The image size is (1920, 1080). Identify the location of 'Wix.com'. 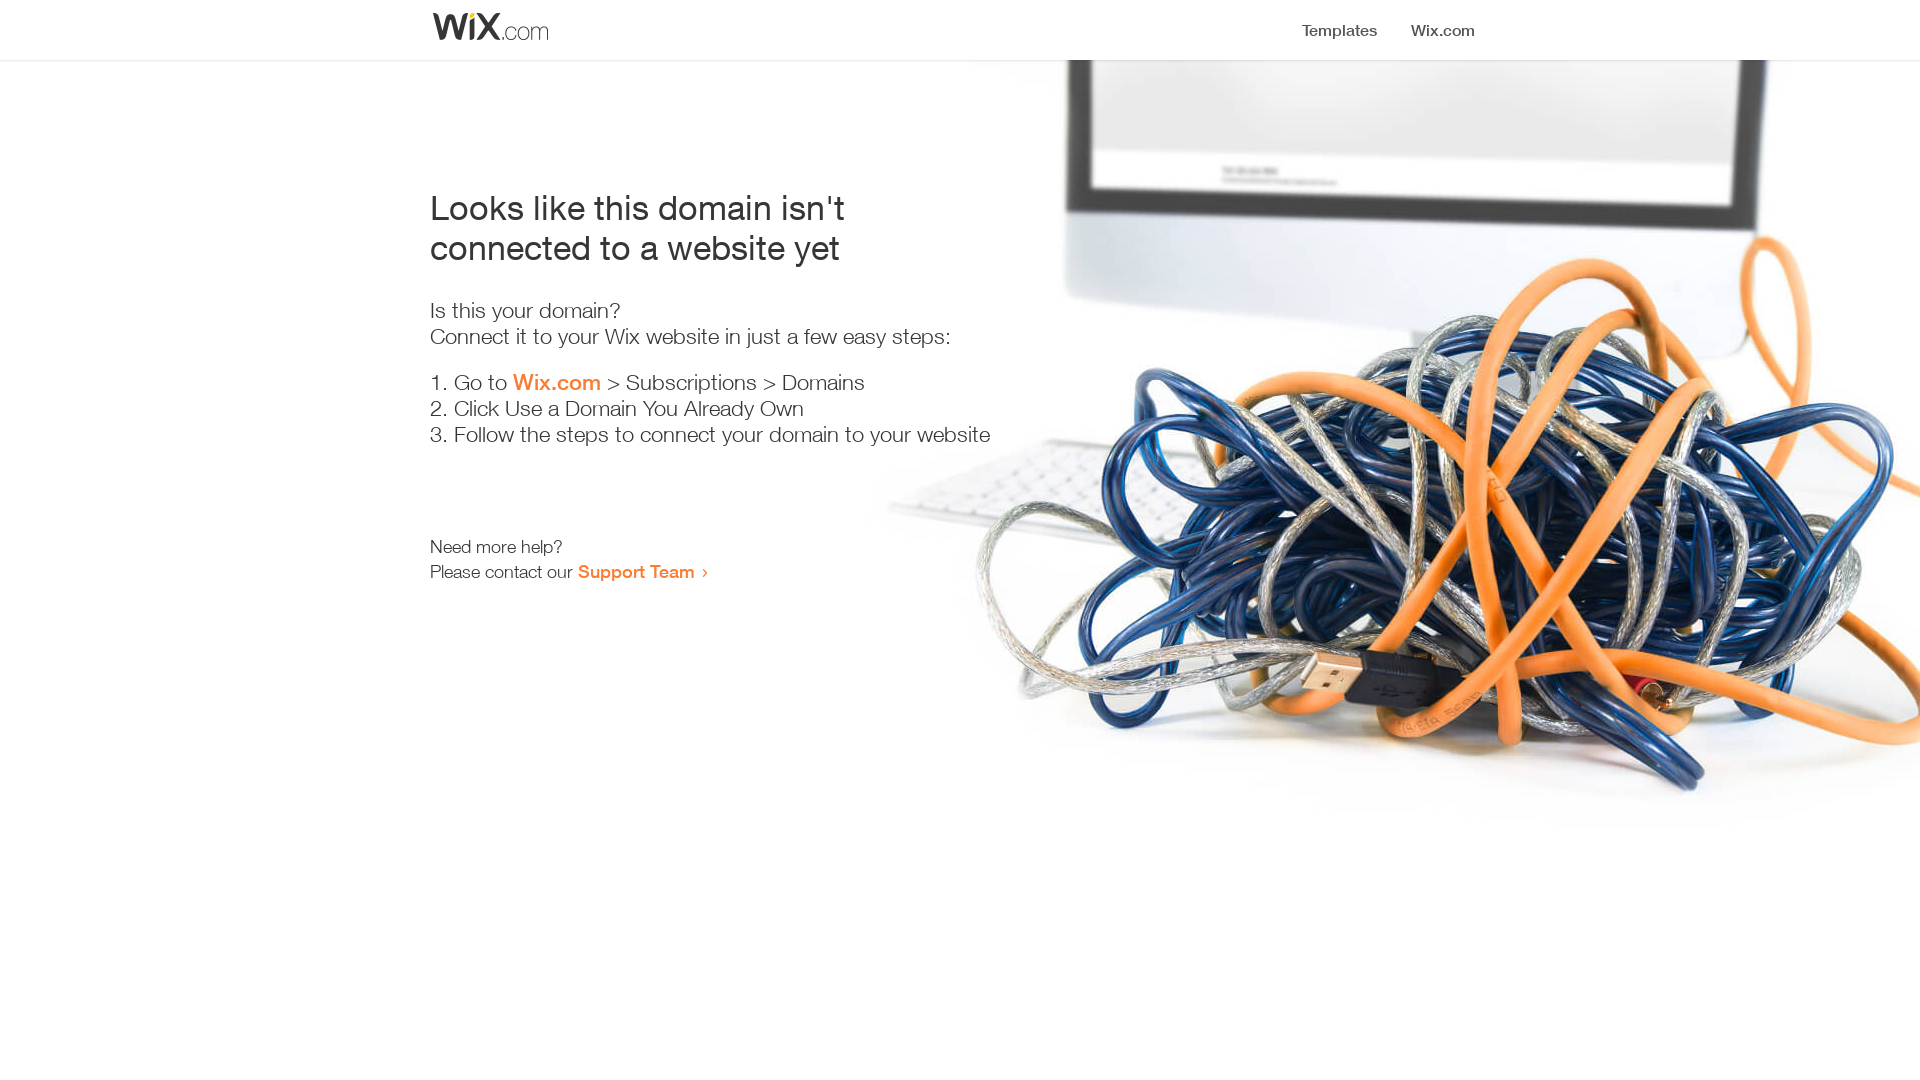
(513, 381).